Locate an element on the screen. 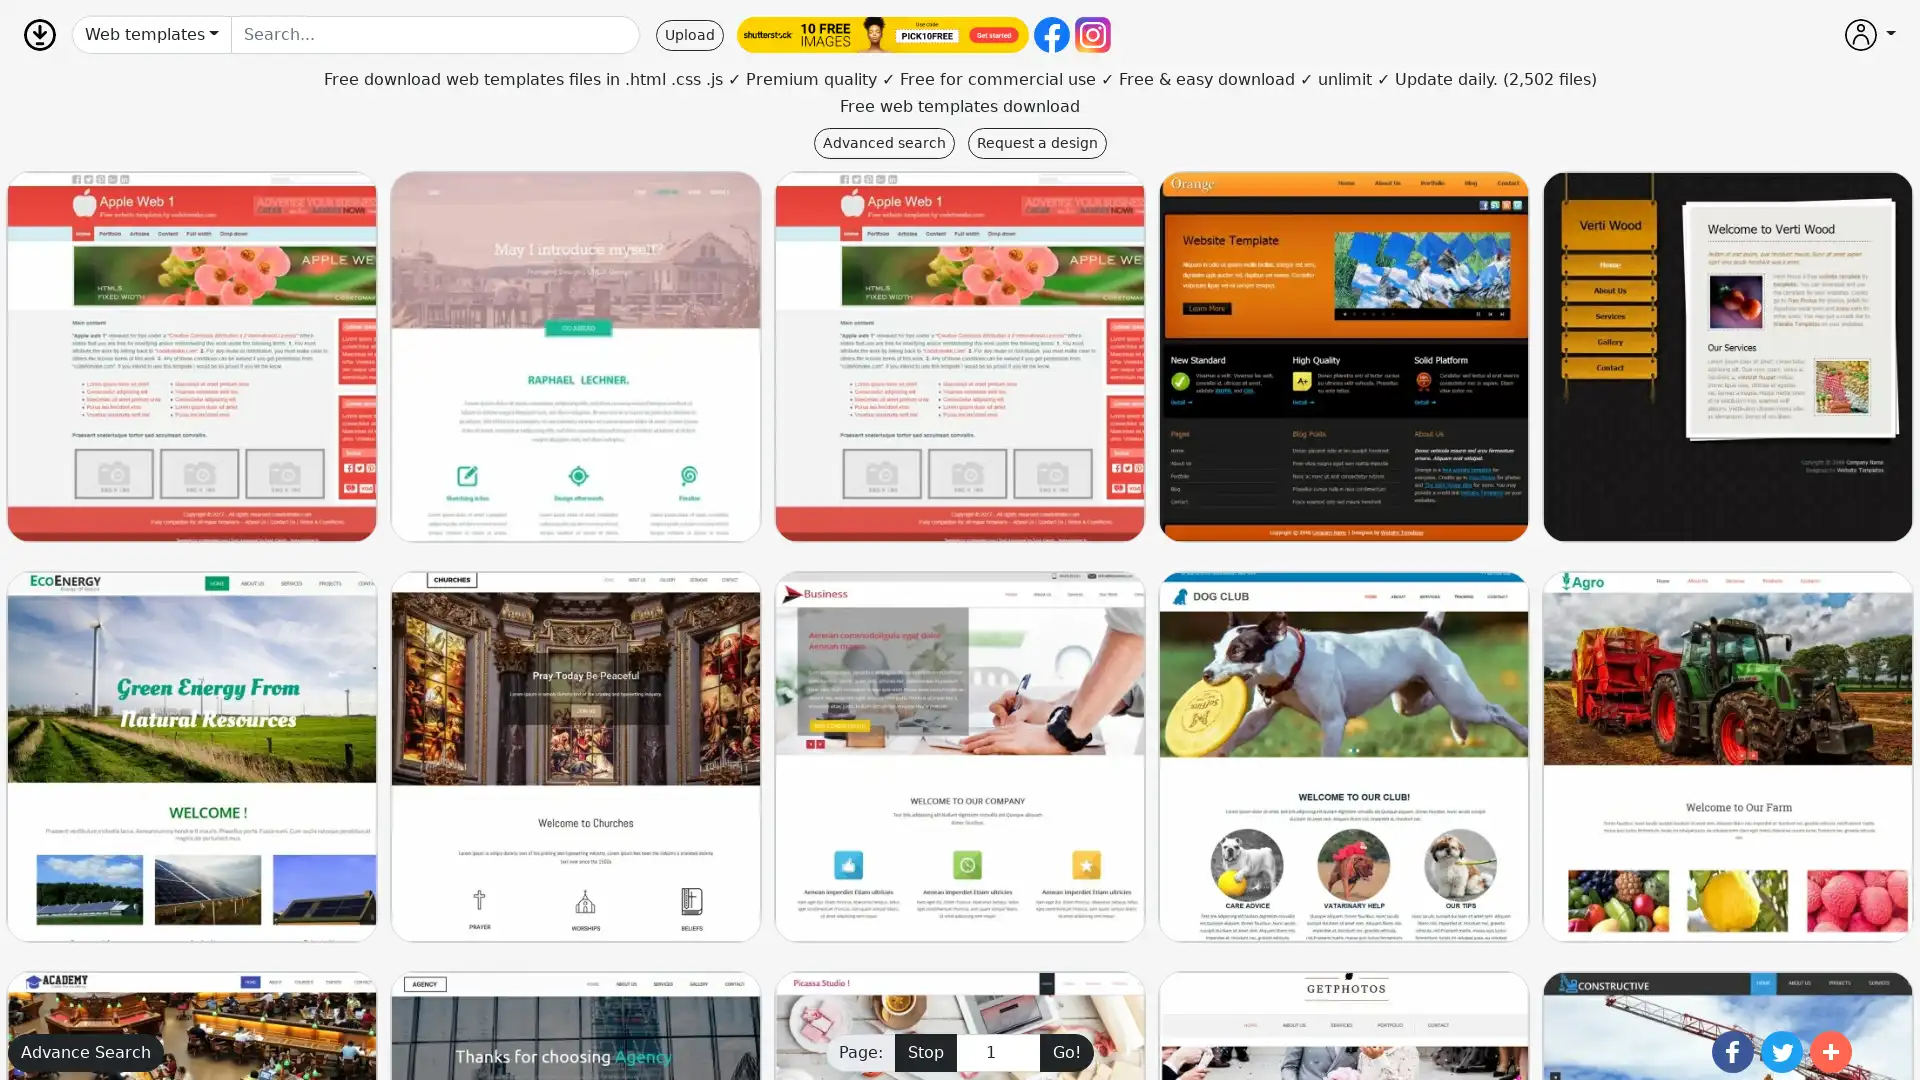 This screenshot has width=1920, height=1080. Advance Search is located at coordinates (85, 1052).